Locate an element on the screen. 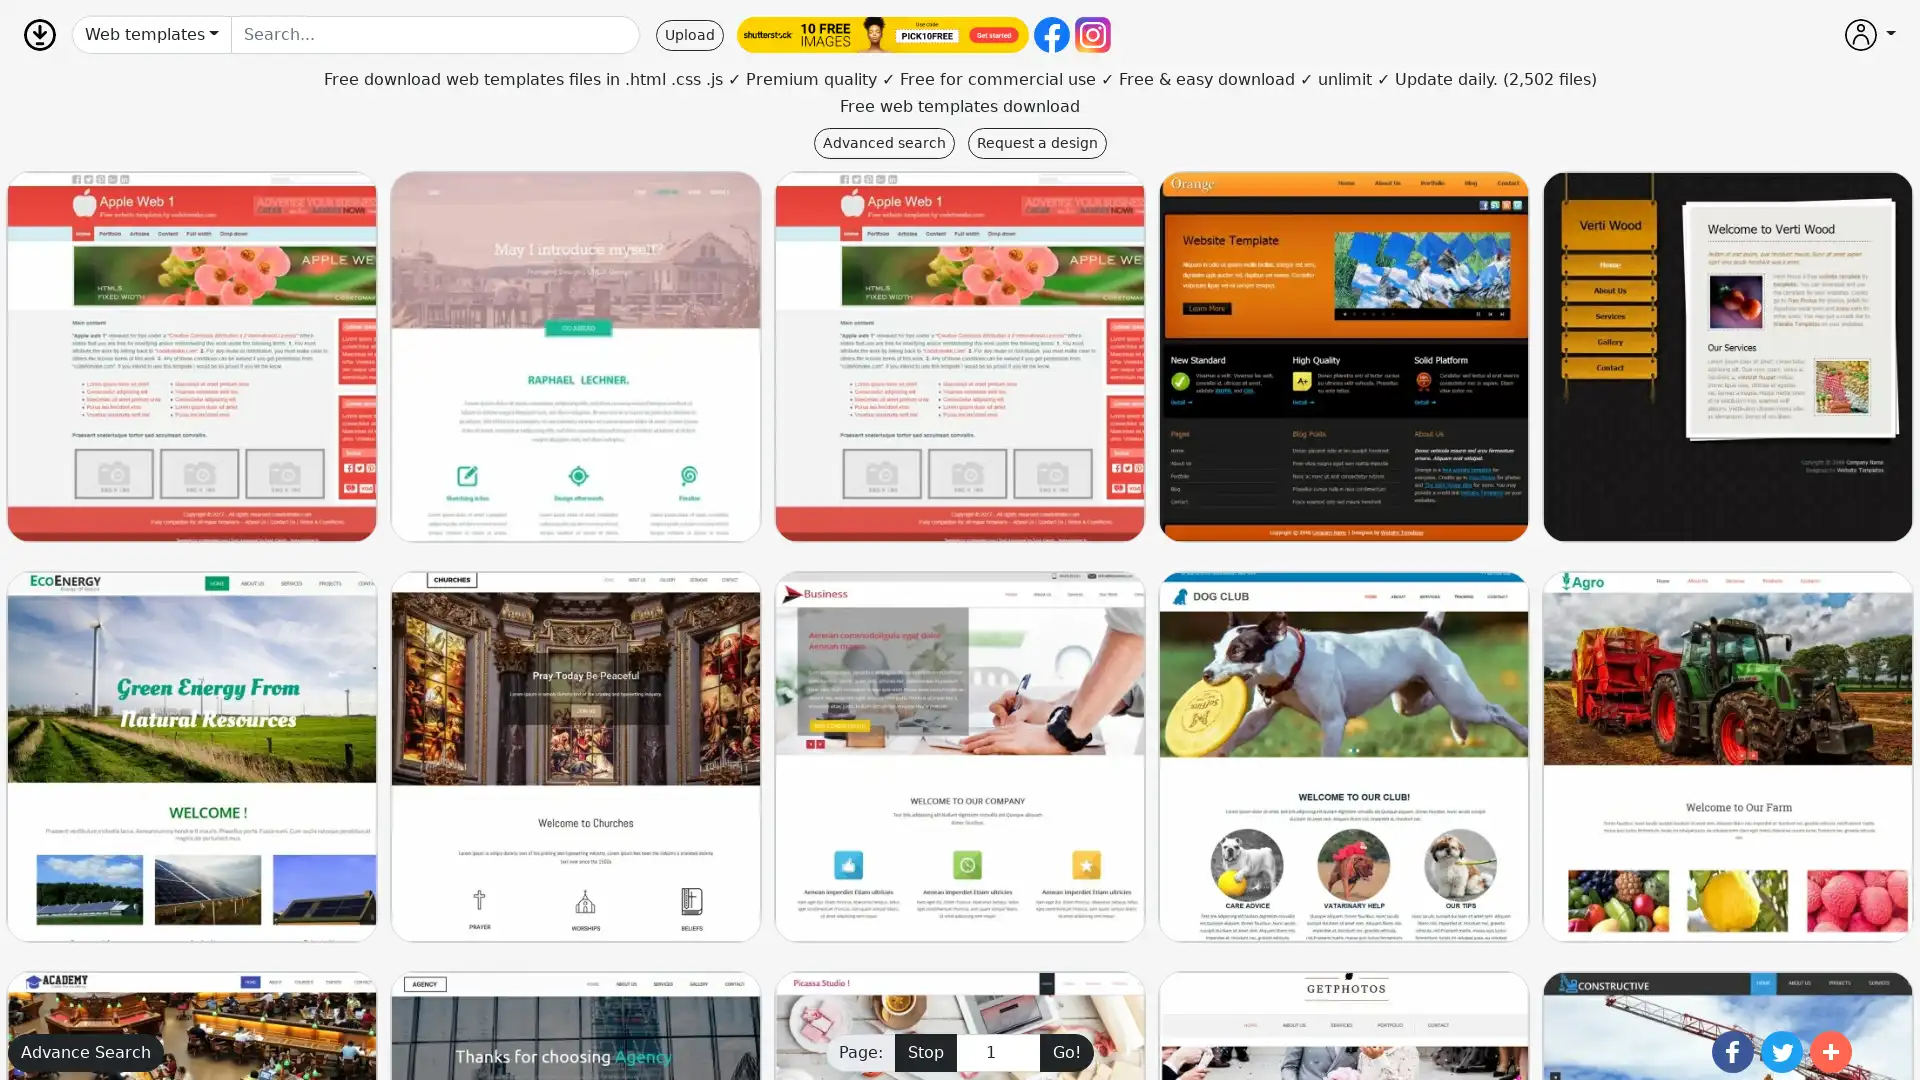 This screenshot has width=1920, height=1080. Advance Search is located at coordinates (85, 1052).